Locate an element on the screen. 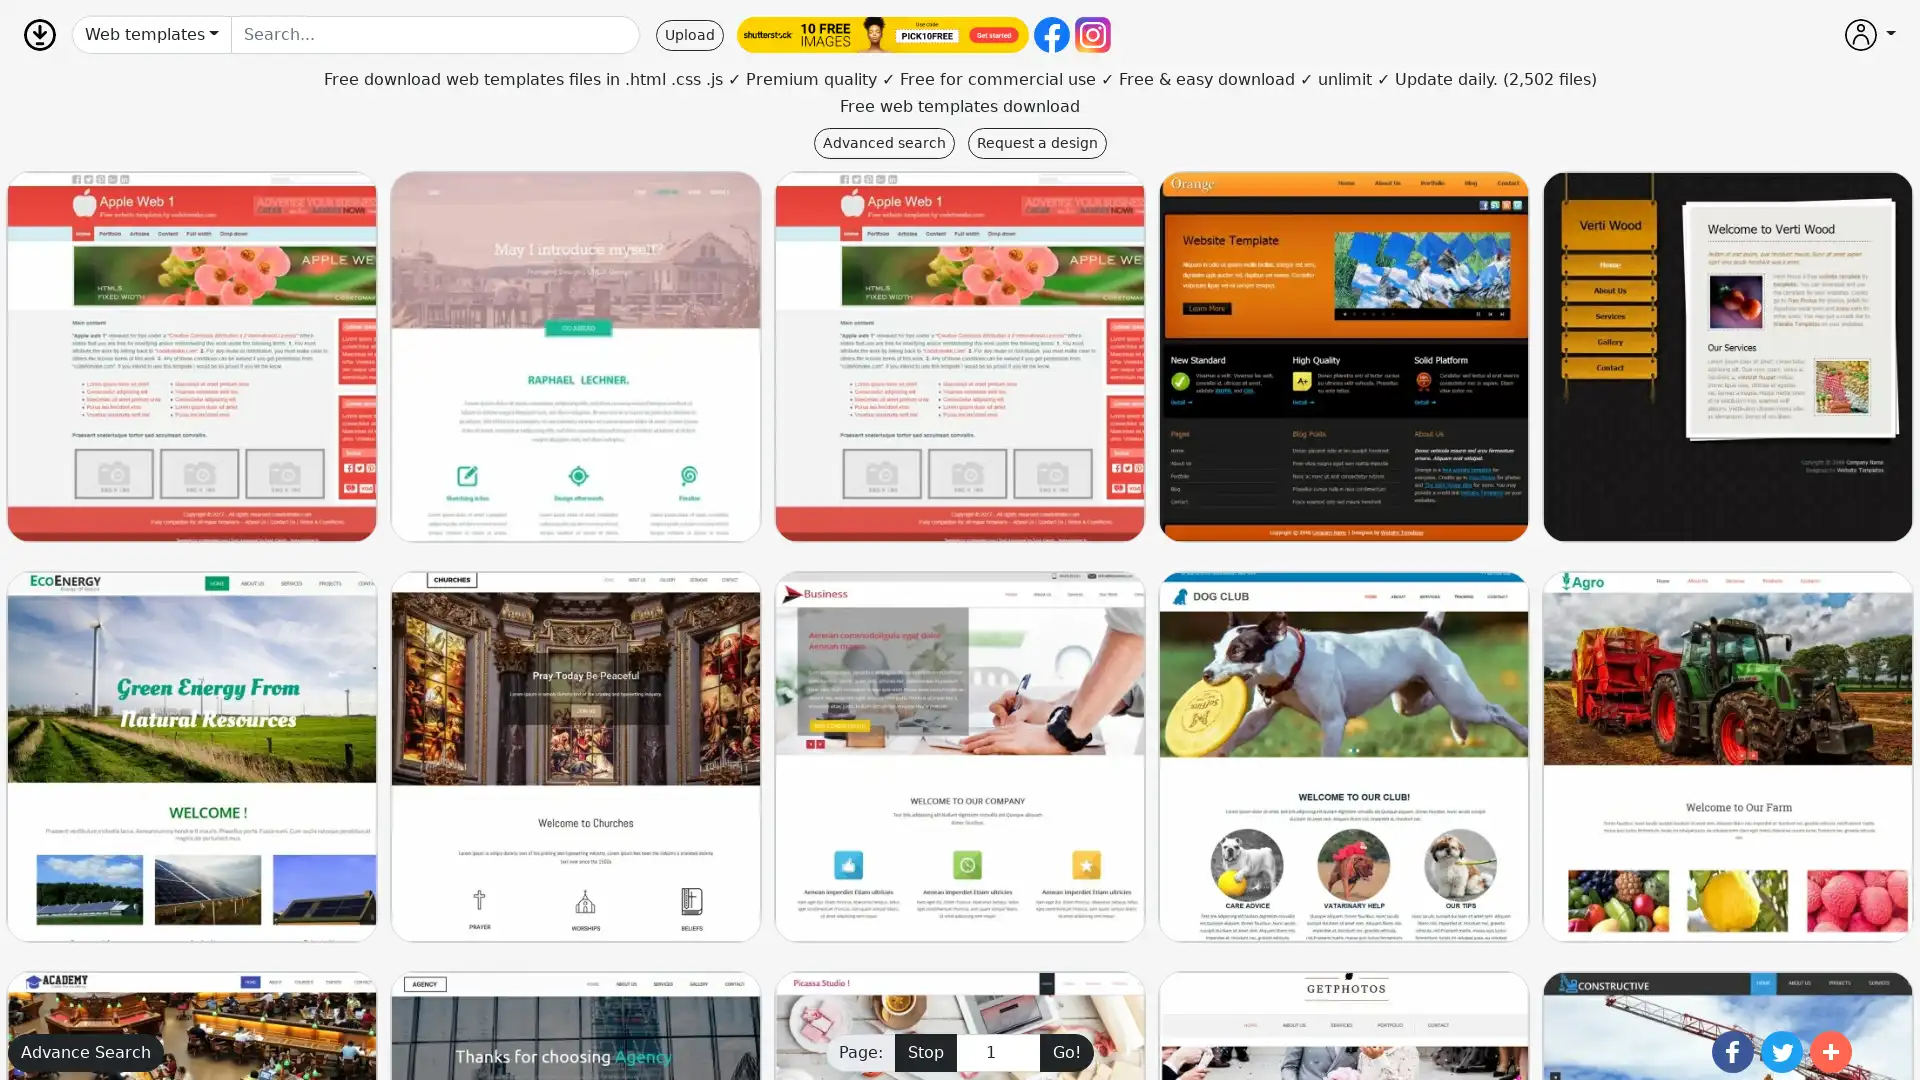 This screenshot has width=1920, height=1080. Advance Search is located at coordinates (85, 1052).